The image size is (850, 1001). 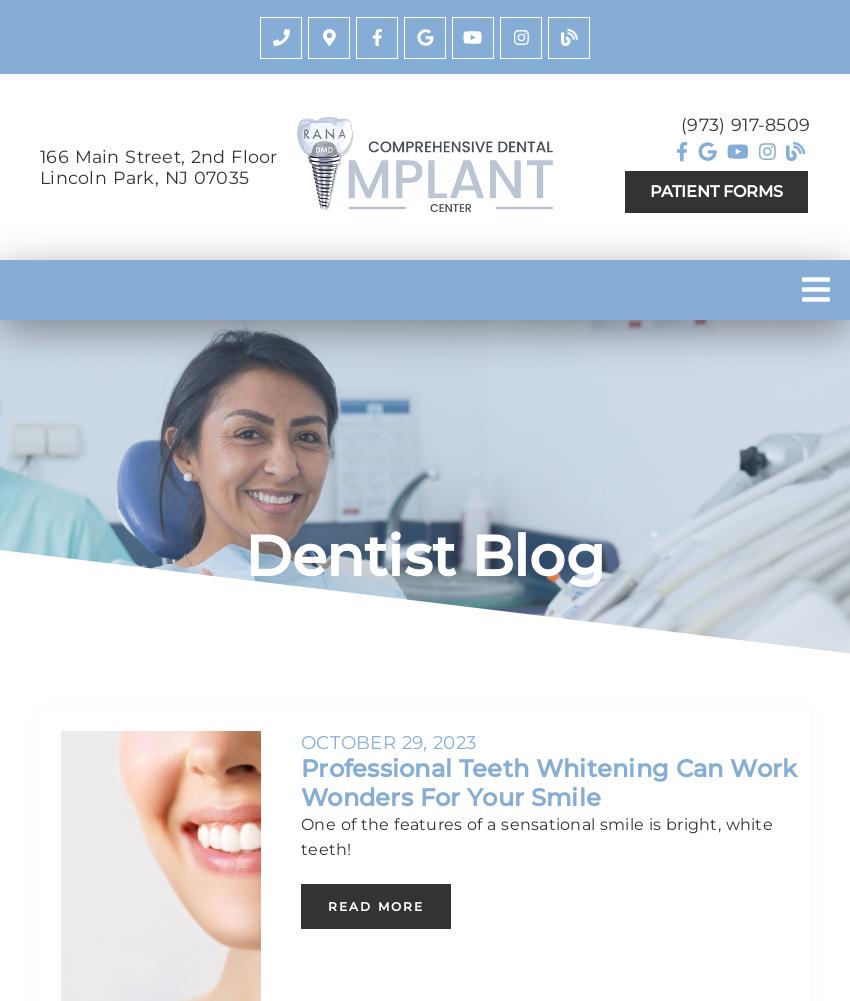 I want to click on 'Read More', so click(x=374, y=905).